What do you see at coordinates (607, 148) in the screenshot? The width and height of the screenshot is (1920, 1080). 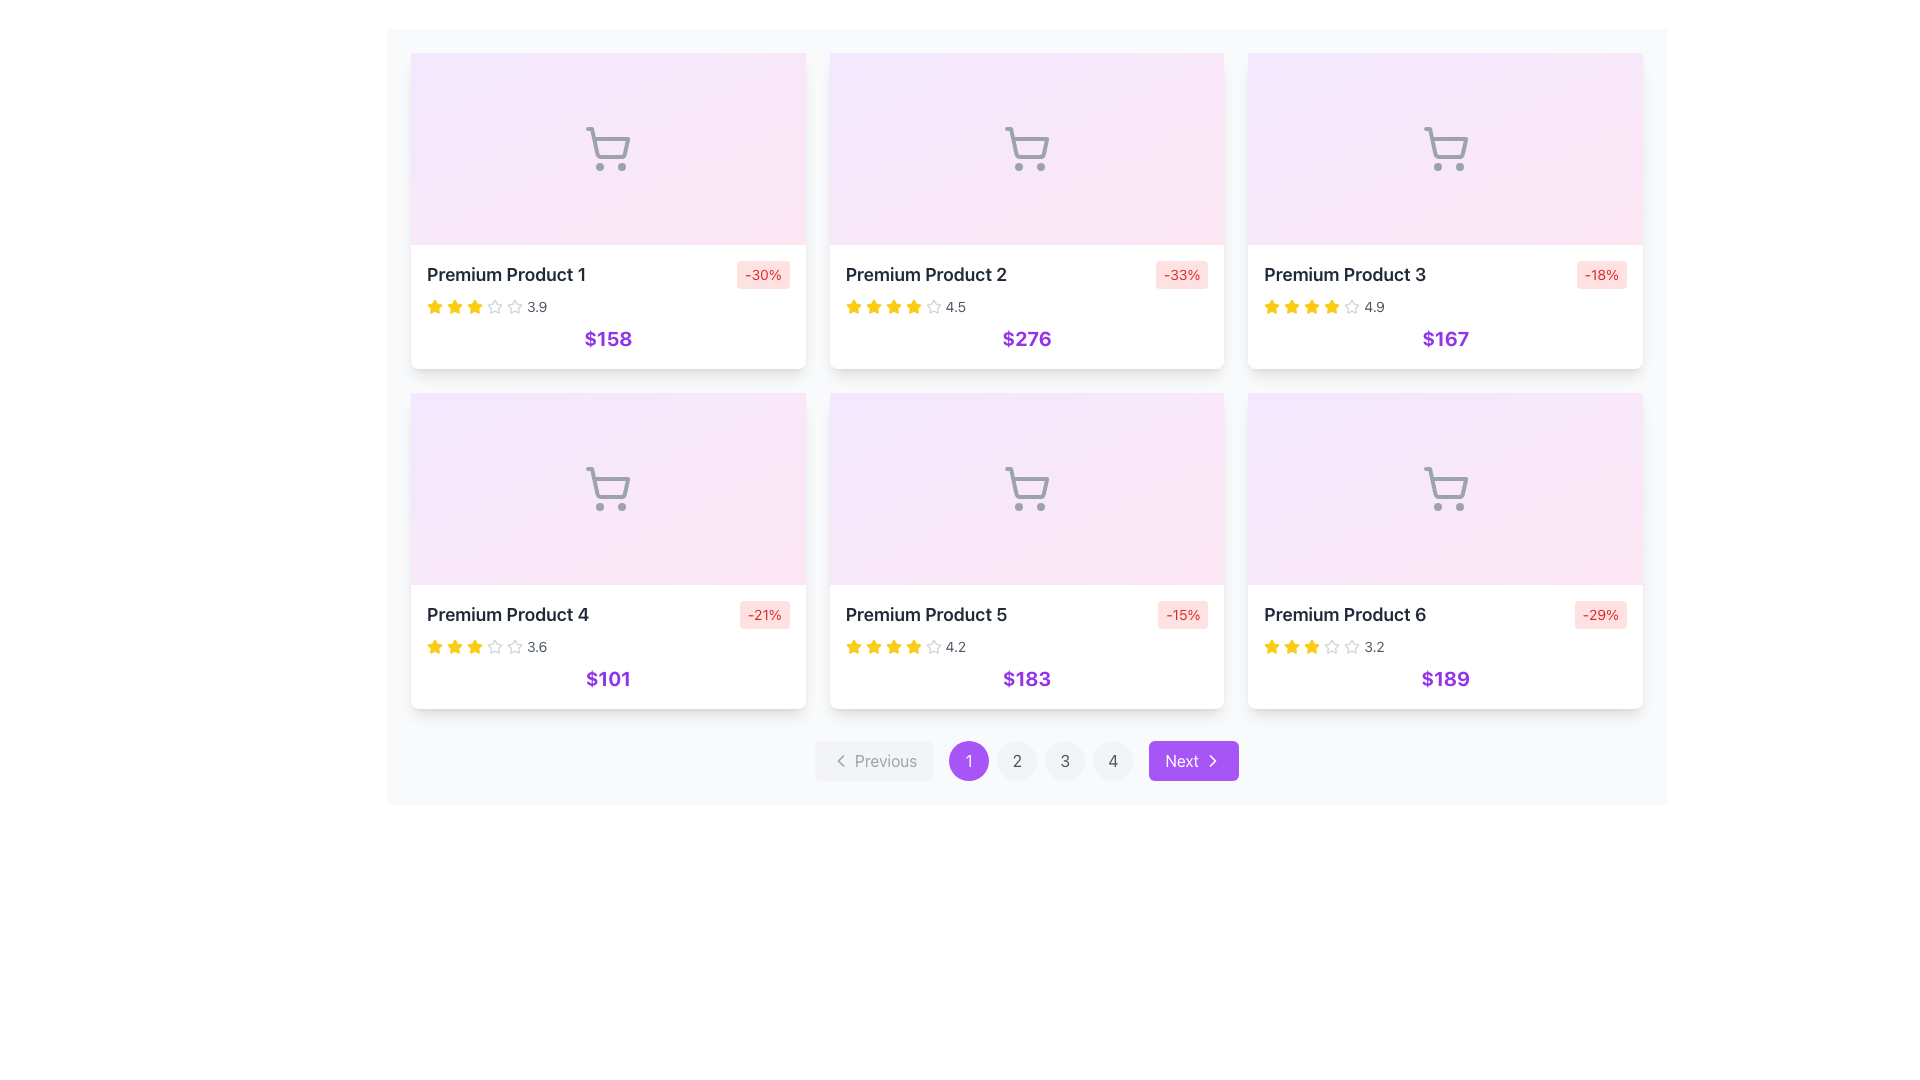 I see `the shopping cart icon, which is a gray outlined vector illustration located within the purple and pink gradient block of the 'Premium Product 1' card in the top-left corner of the grid` at bounding box center [607, 148].